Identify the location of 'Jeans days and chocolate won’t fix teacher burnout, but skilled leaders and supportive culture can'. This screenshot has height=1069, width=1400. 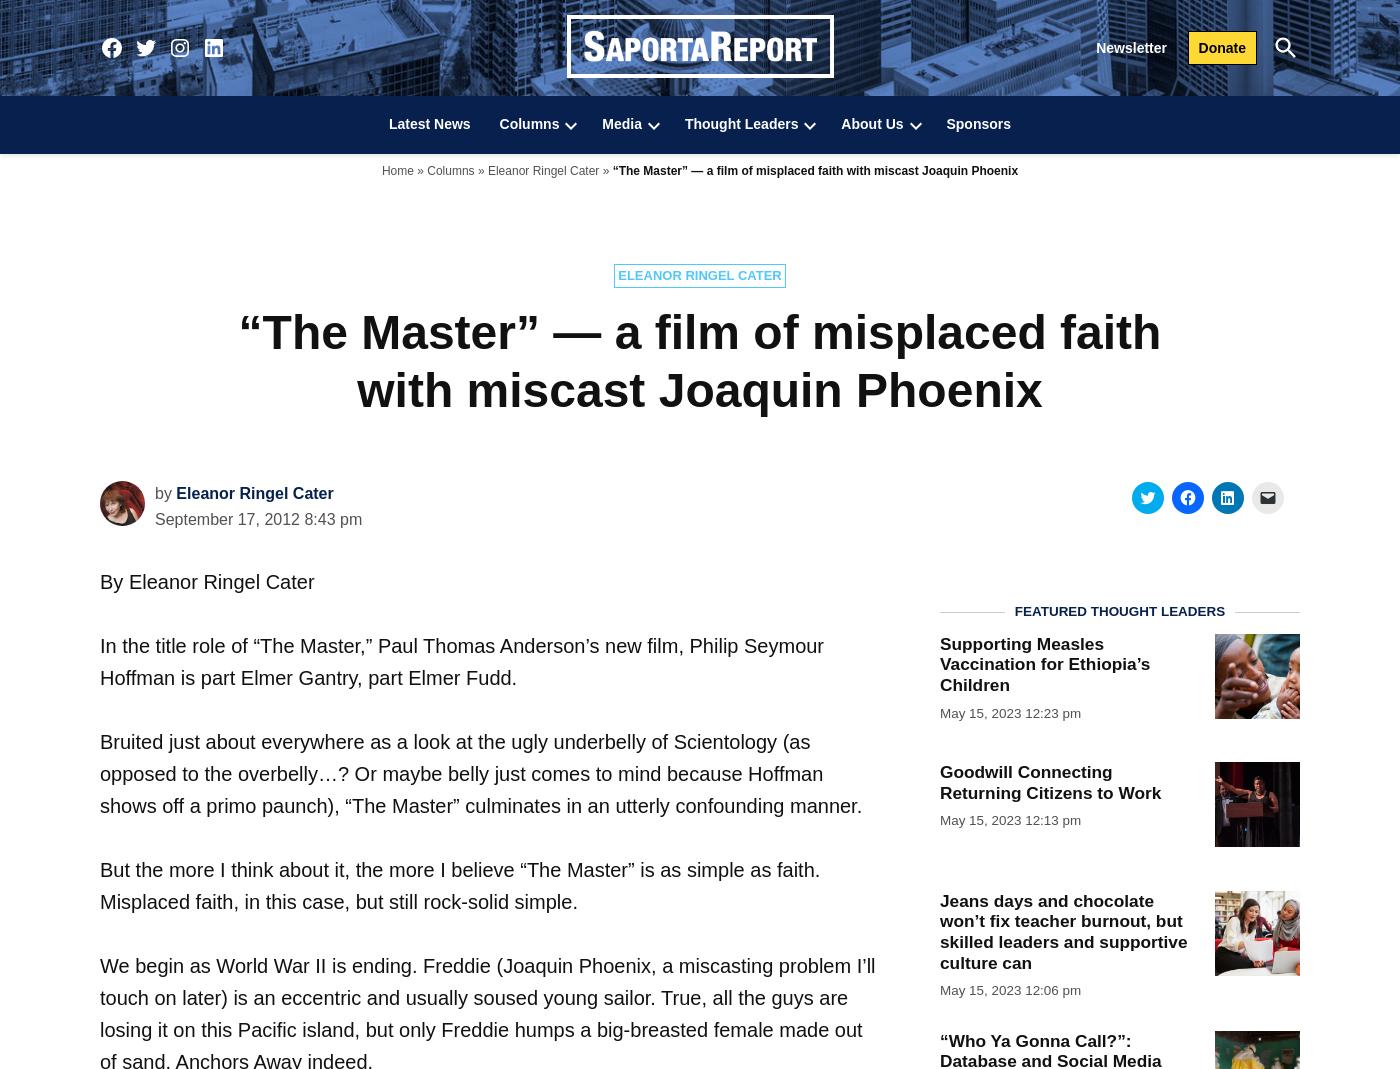
(939, 929).